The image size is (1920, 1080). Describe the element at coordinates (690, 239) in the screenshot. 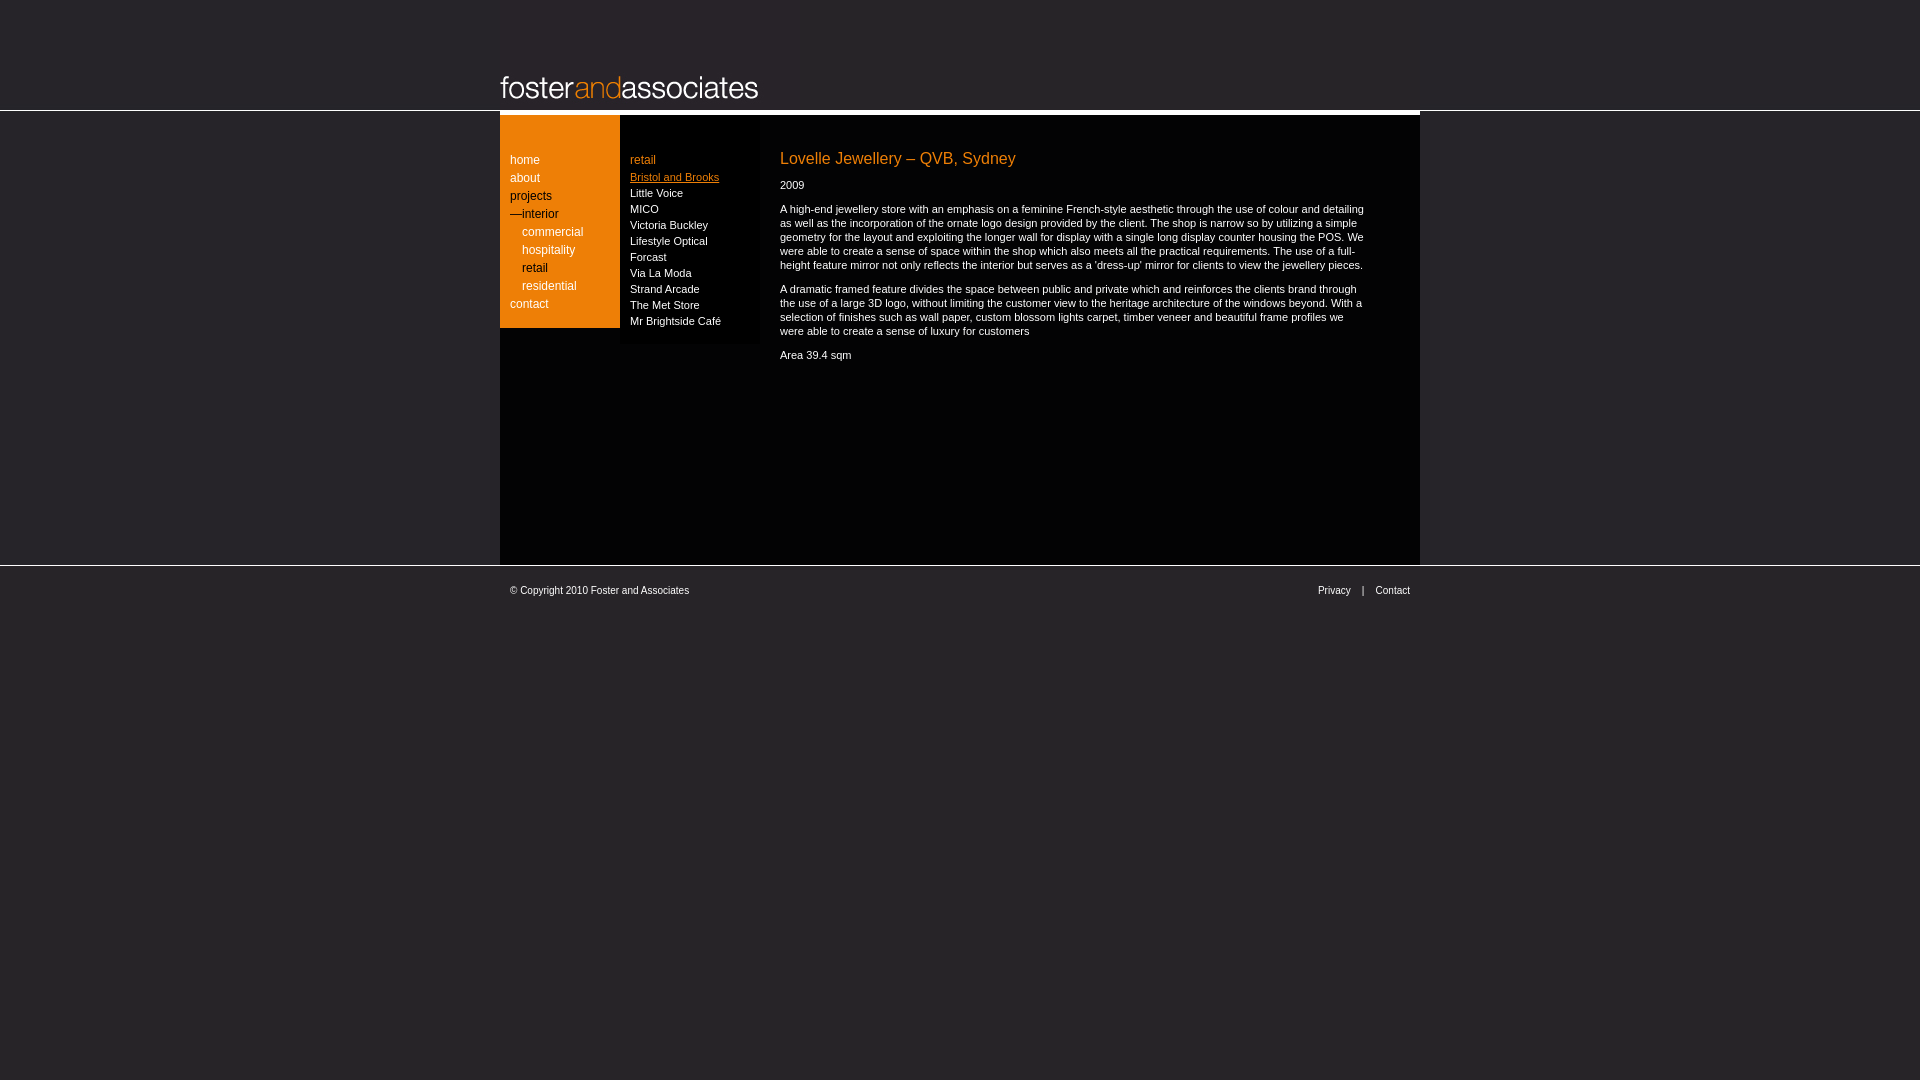

I see `'Lifestyle Optical'` at that location.